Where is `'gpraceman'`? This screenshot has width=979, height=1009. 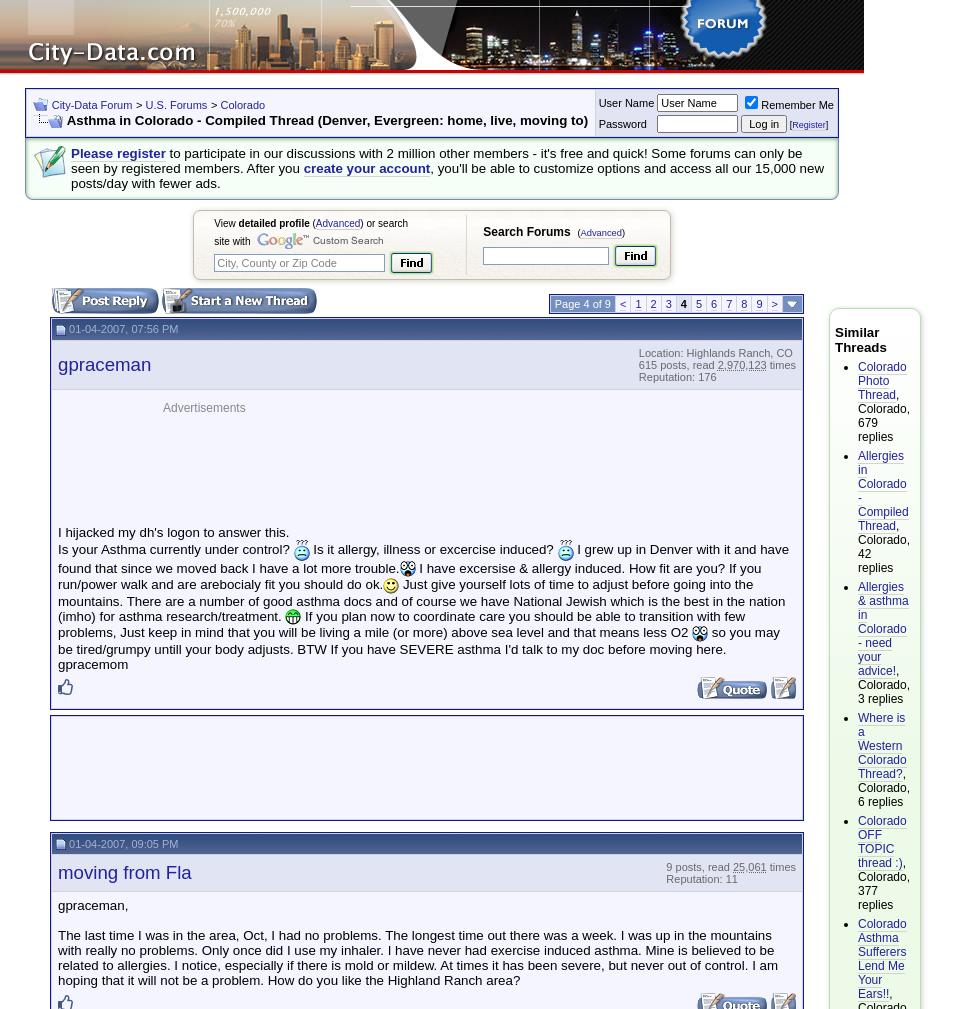 'gpraceman' is located at coordinates (104, 362).